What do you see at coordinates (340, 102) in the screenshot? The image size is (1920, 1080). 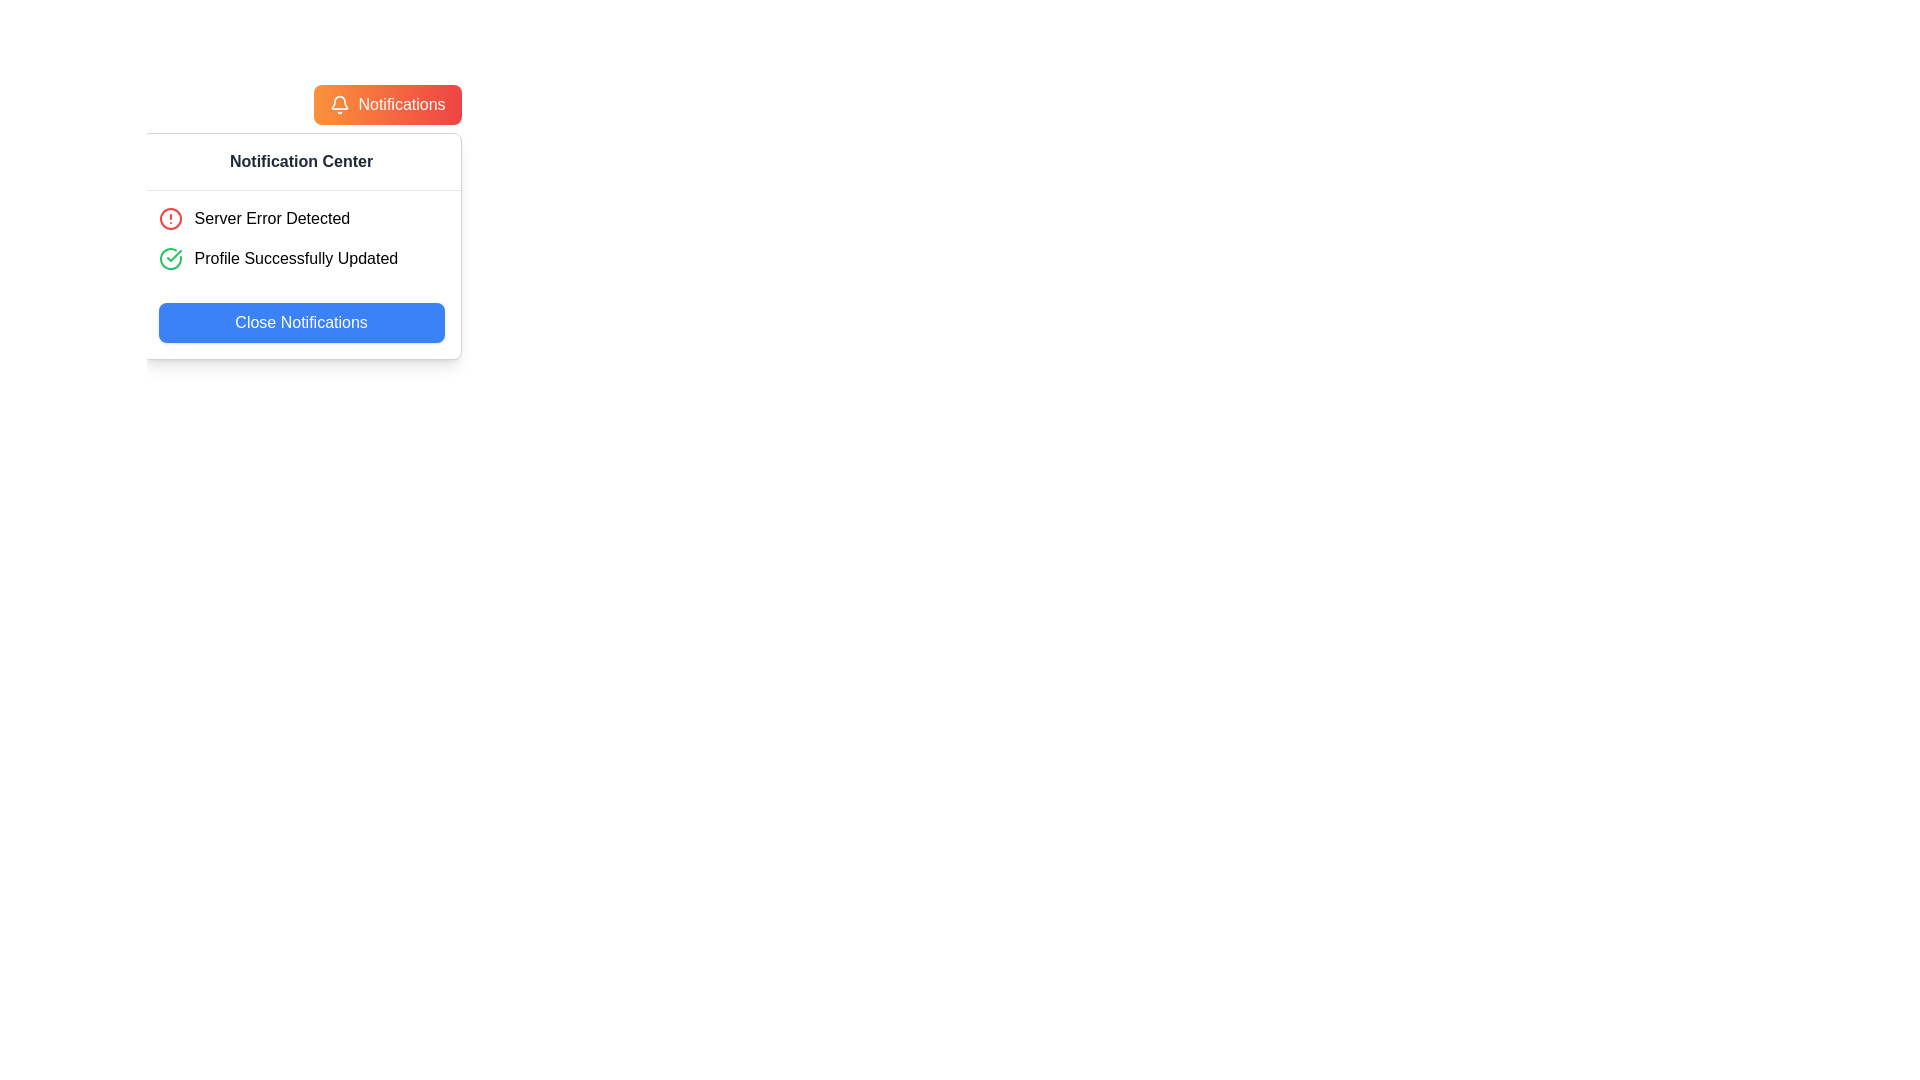 I see `the bell-shaped icon within the orange-red notification button labeled 'Notifications'` at bounding box center [340, 102].